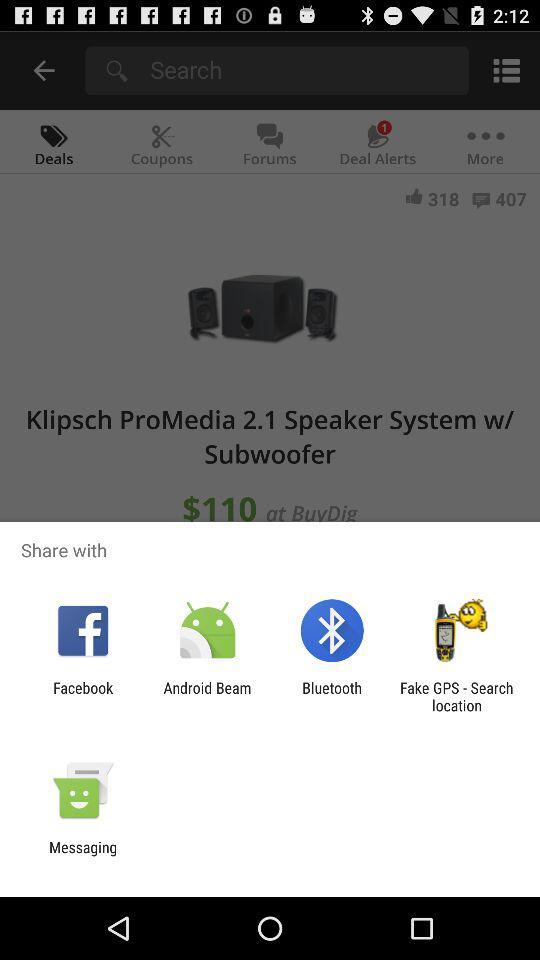 The width and height of the screenshot is (540, 960). Describe the element at coordinates (456, 696) in the screenshot. I see `fake gps search app` at that location.